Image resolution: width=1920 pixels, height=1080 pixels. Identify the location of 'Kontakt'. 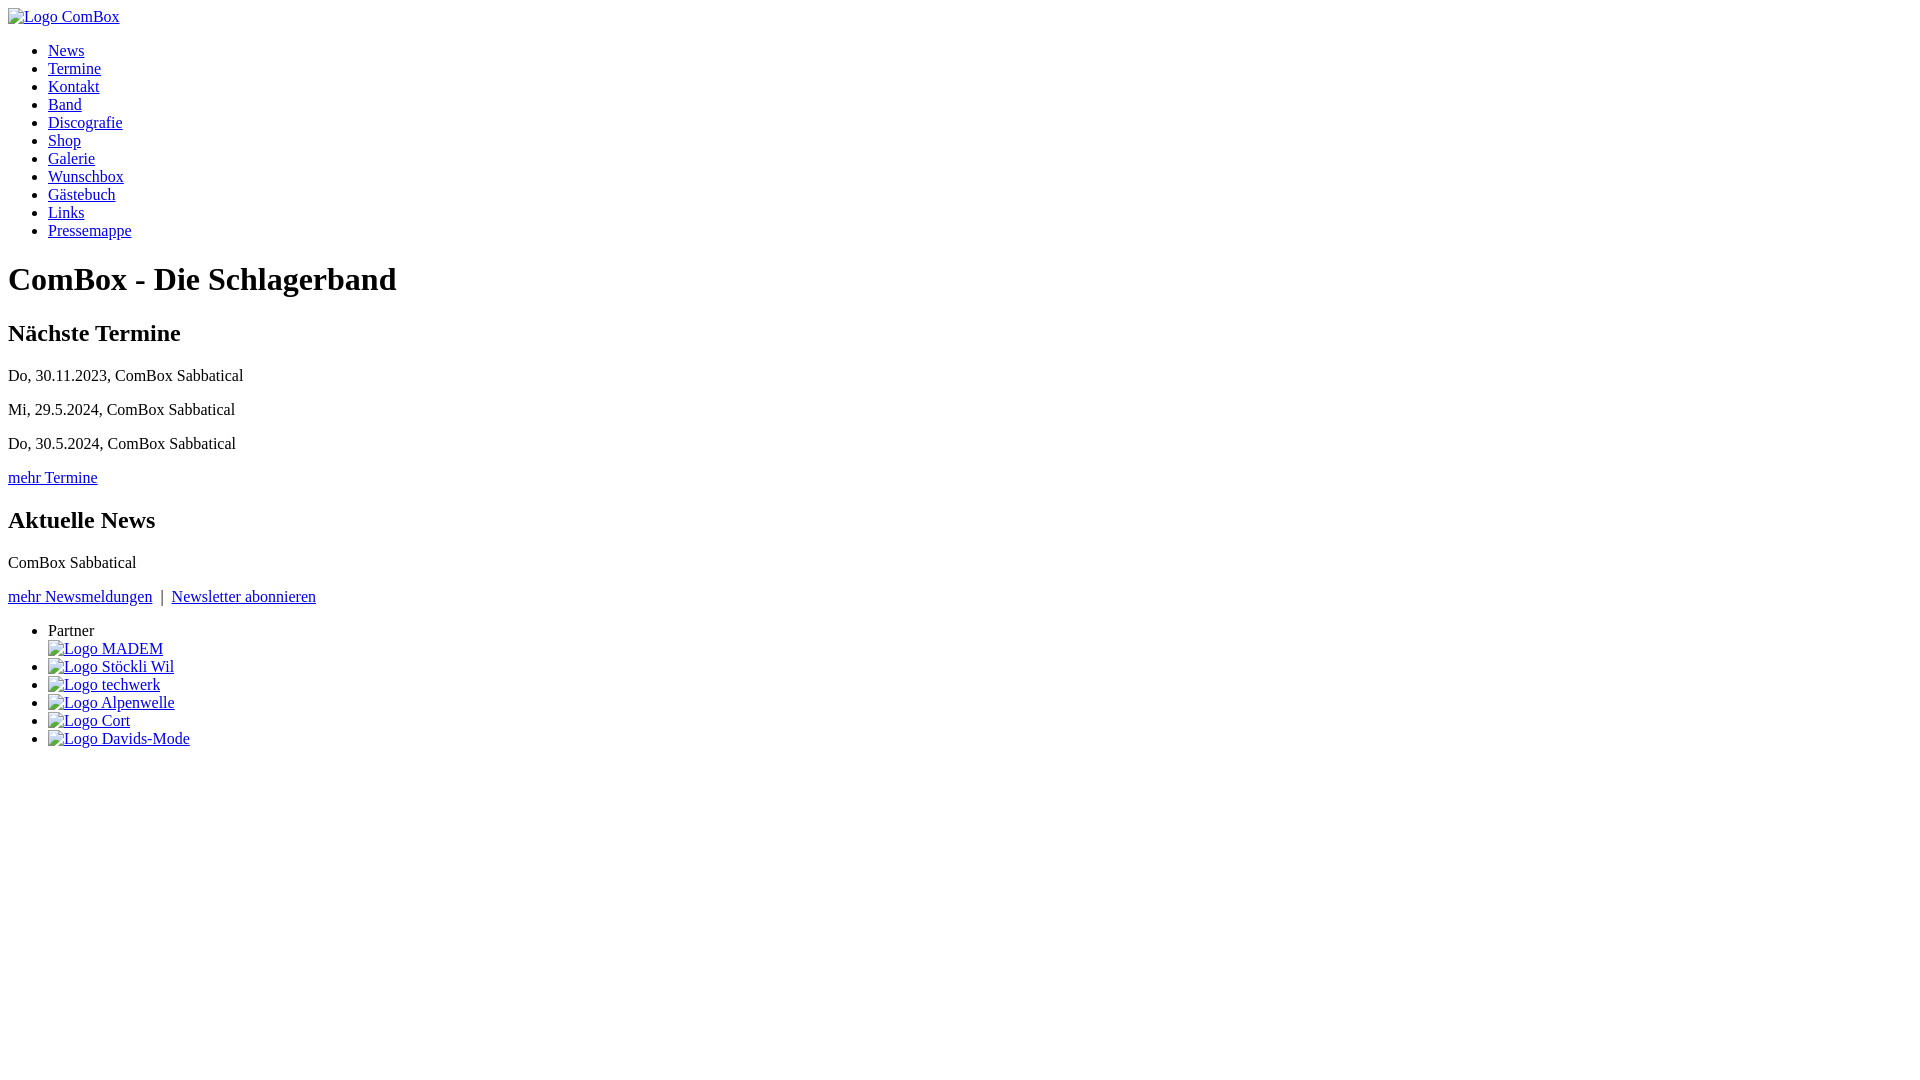
(48, 85).